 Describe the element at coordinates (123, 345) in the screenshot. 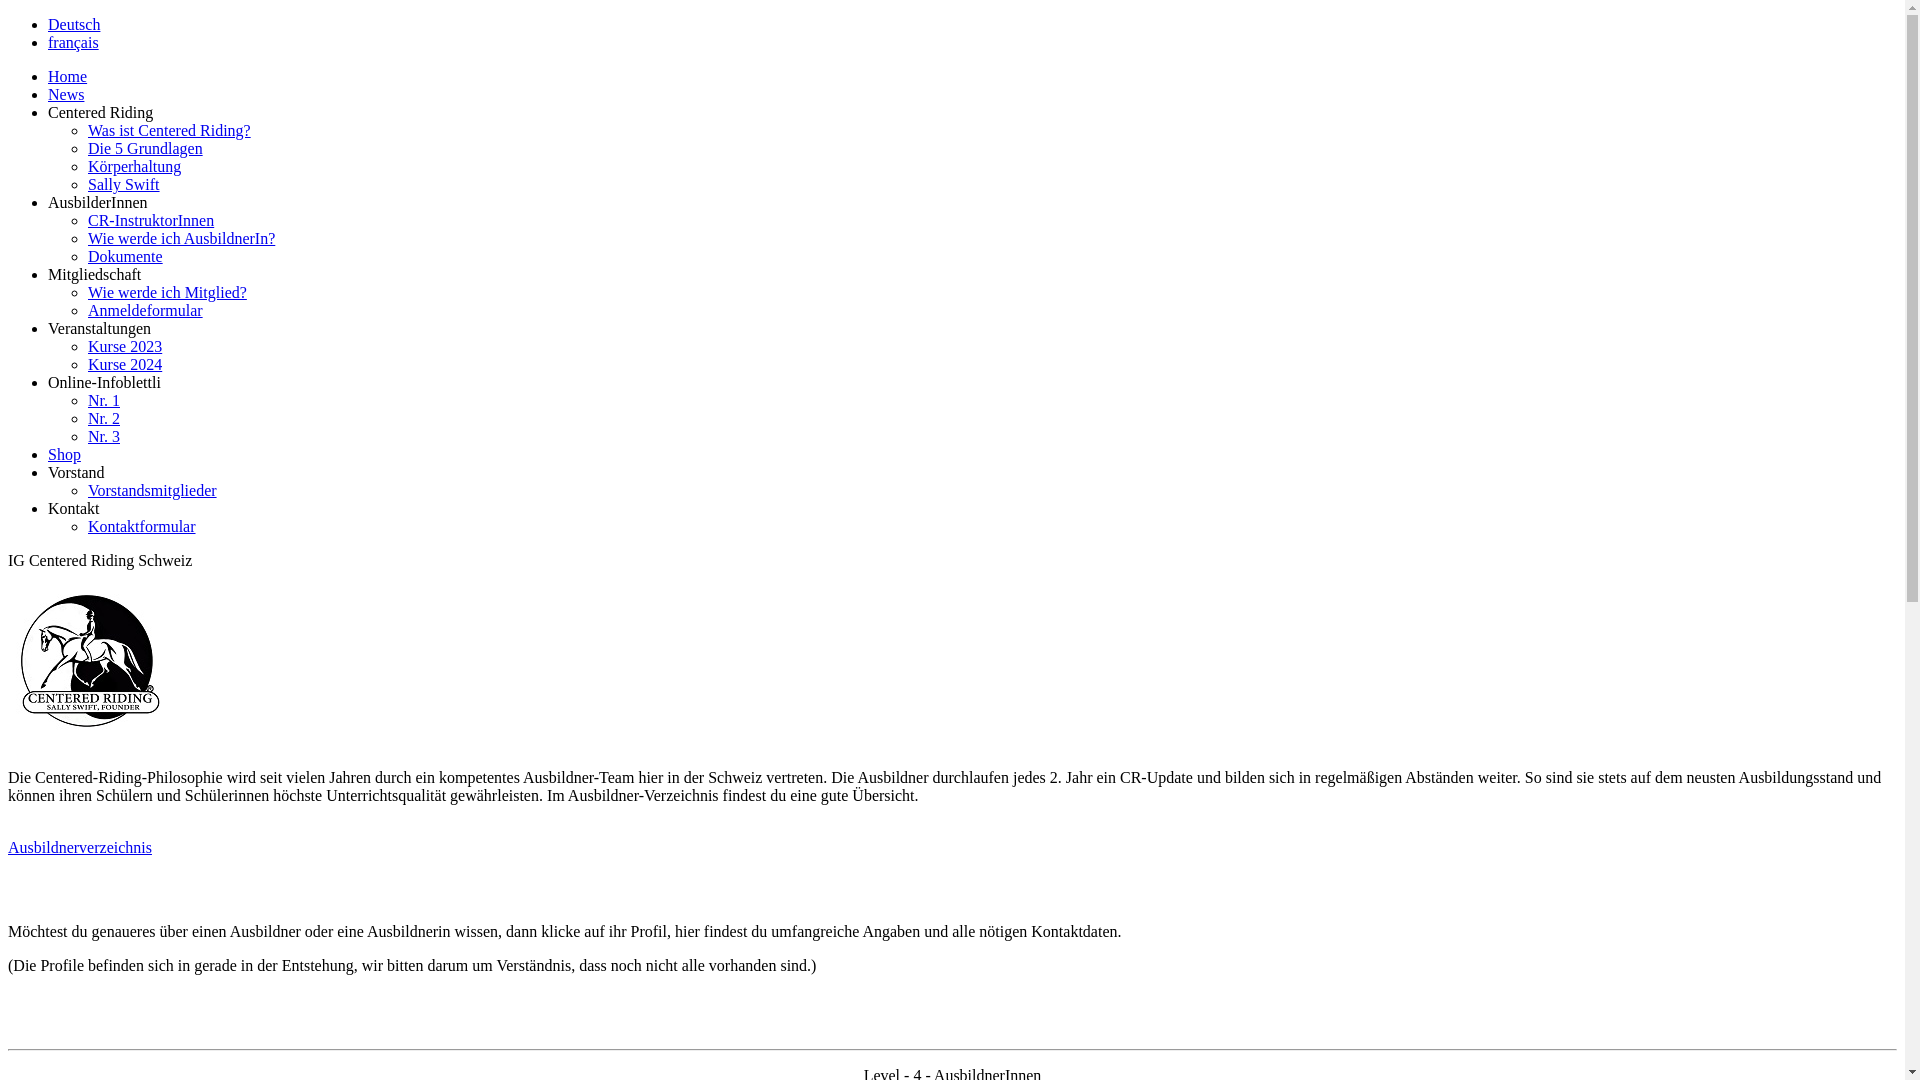

I see `'Kurse 2023'` at that location.